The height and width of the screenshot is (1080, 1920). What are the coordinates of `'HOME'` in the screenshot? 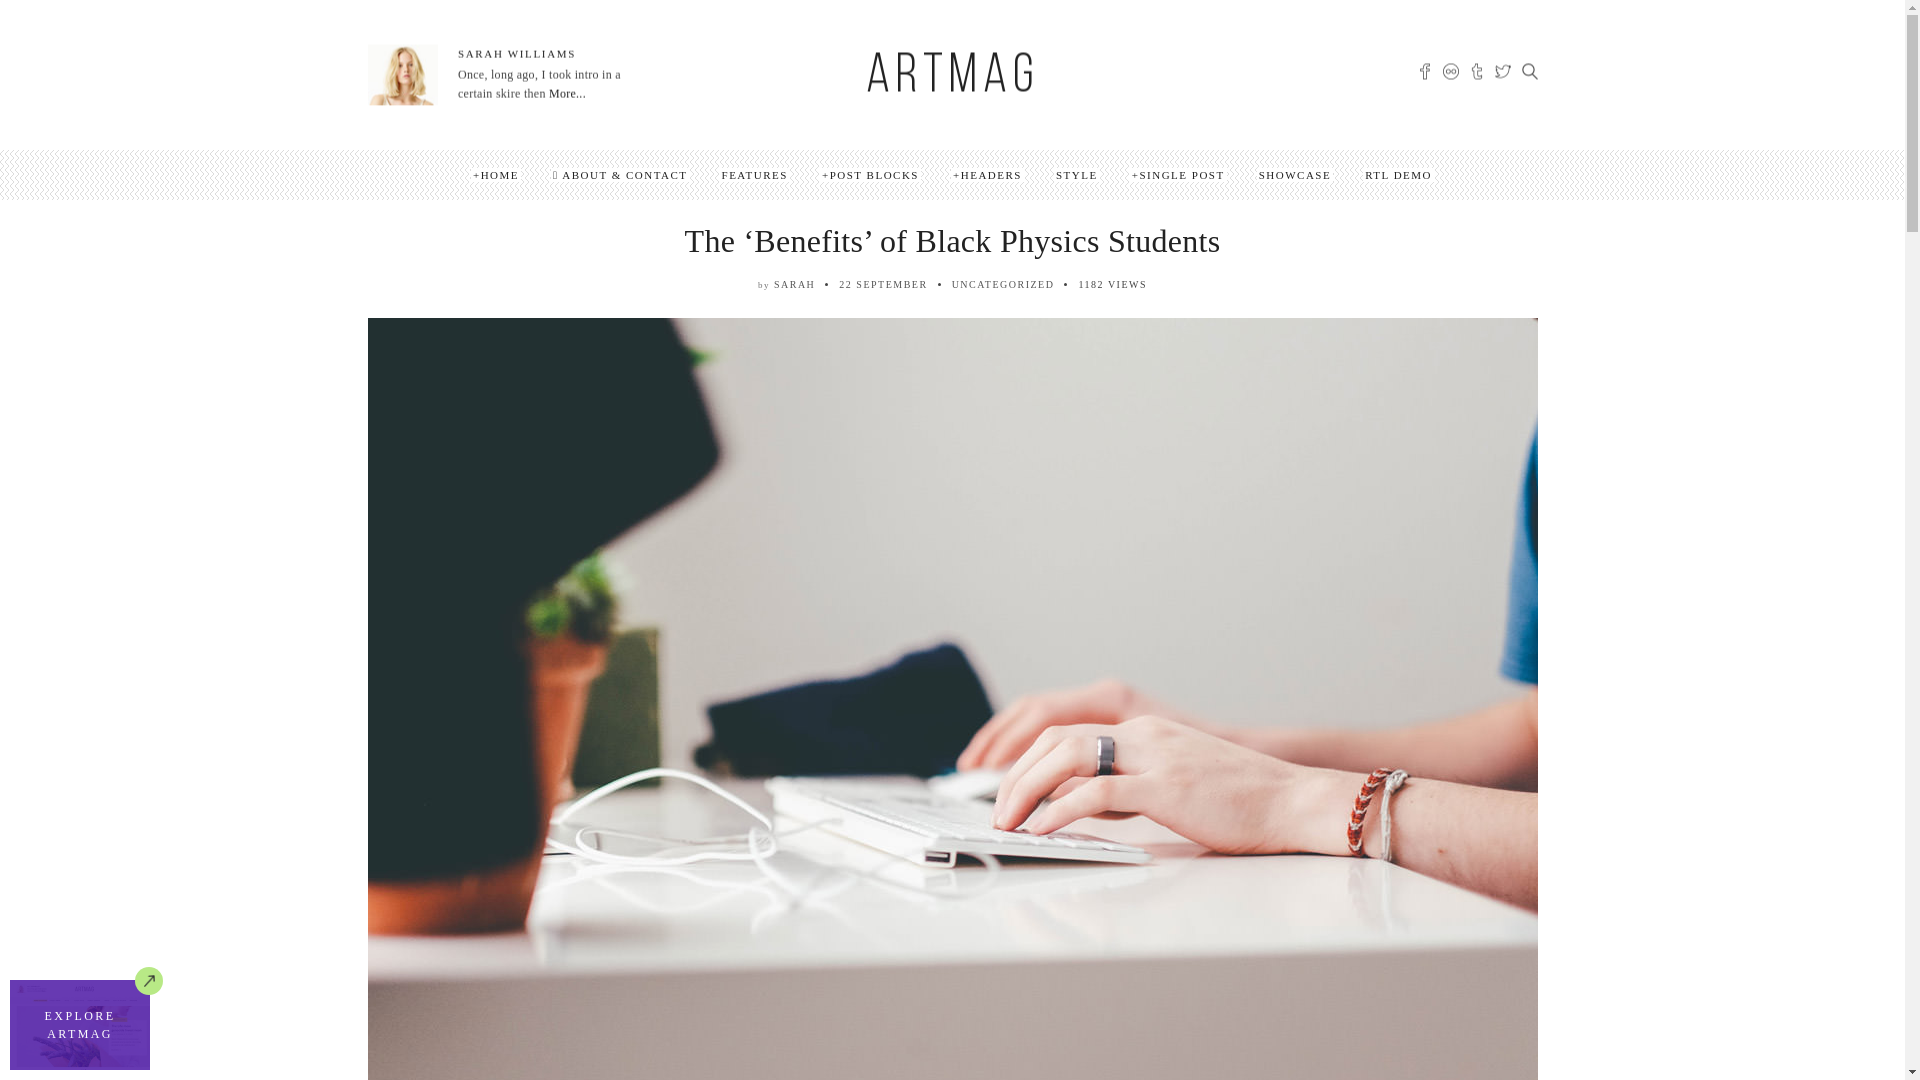 It's located at (495, 173).